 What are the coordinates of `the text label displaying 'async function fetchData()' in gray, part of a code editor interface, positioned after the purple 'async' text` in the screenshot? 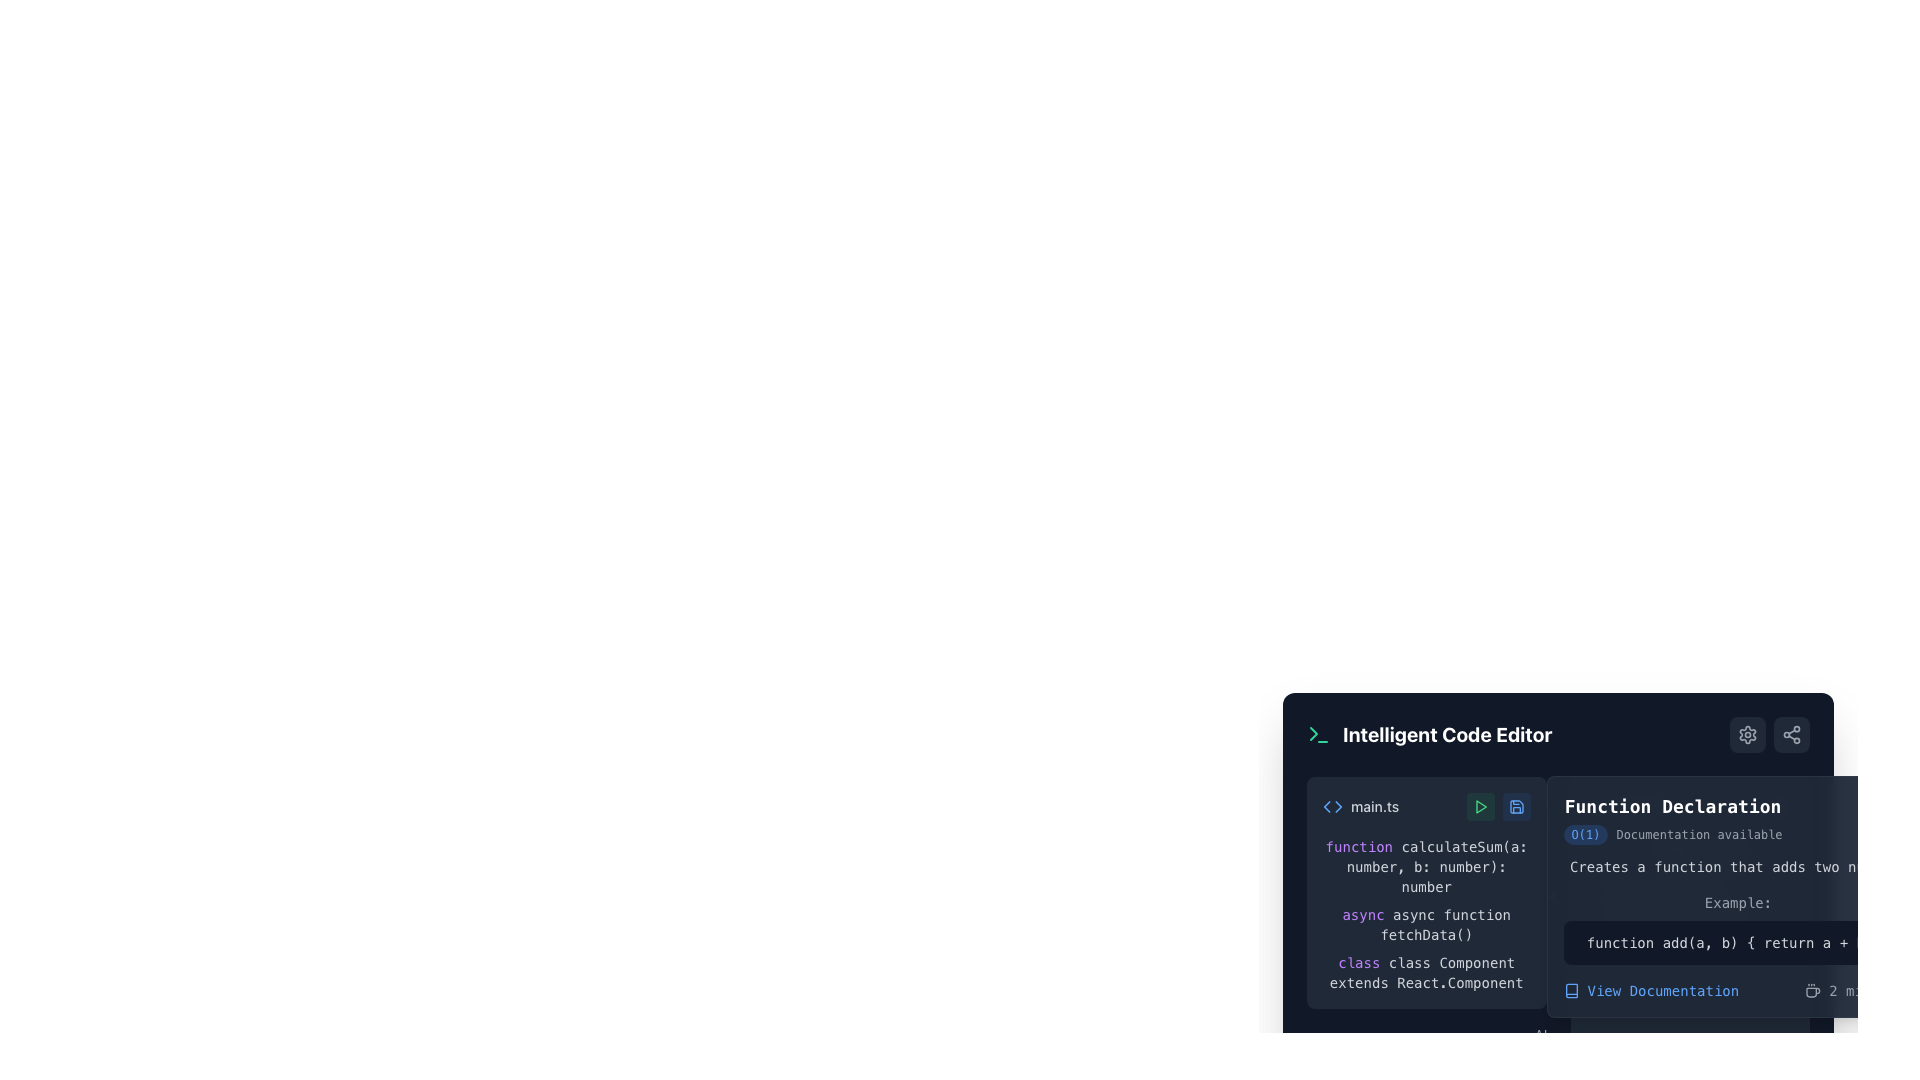 It's located at (1445, 925).